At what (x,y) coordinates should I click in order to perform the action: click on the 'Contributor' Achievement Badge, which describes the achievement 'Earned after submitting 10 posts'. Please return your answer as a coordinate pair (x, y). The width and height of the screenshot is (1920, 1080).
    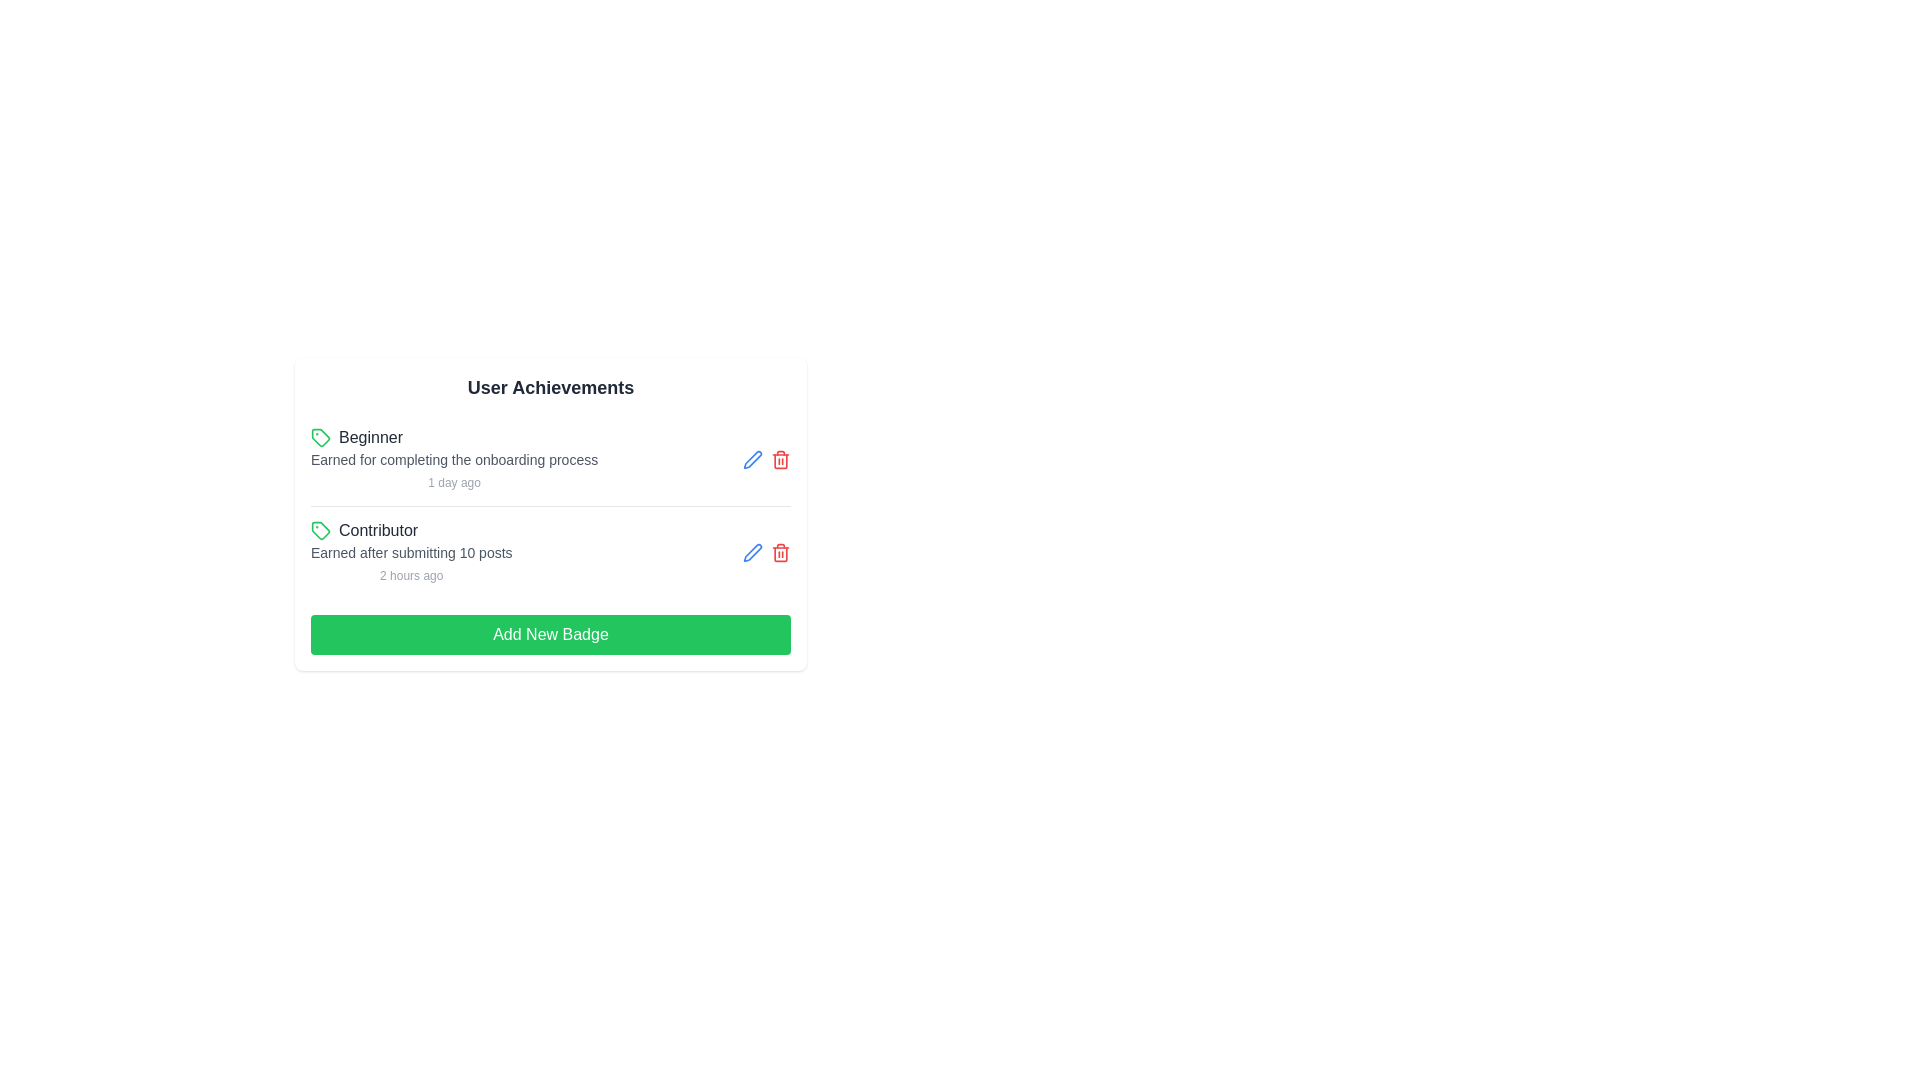
    Looking at the image, I should click on (410, 552).